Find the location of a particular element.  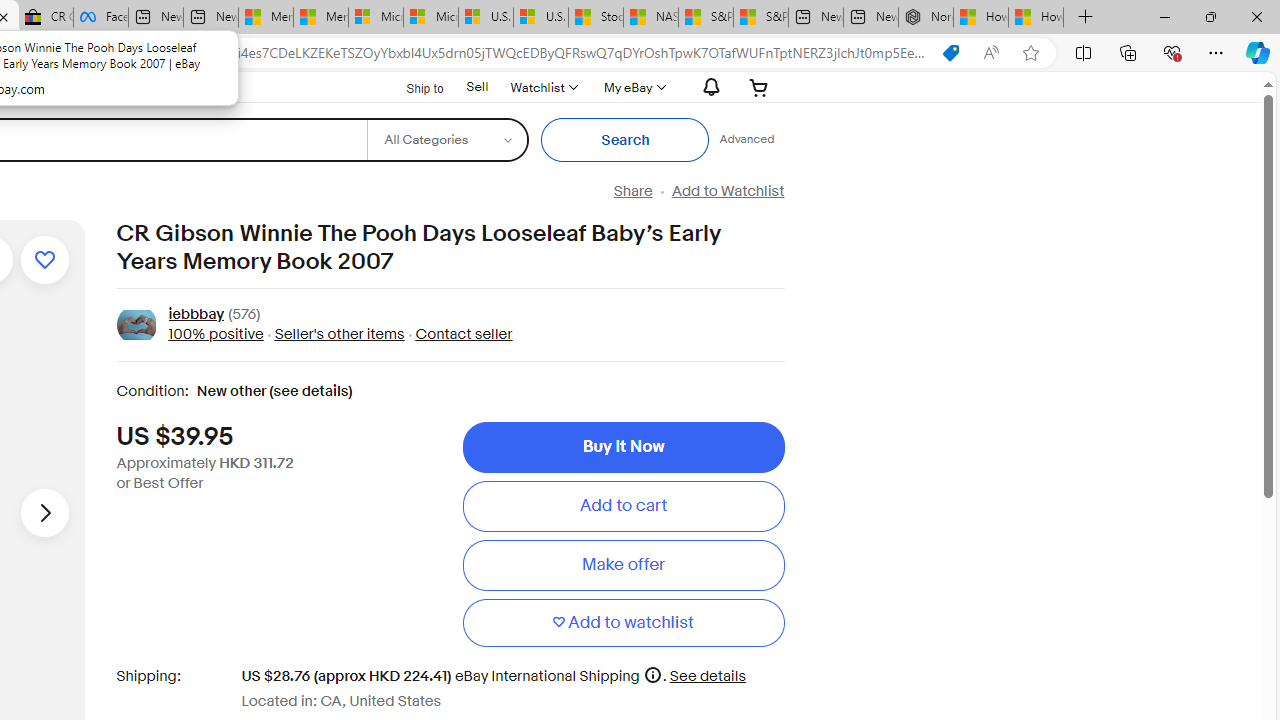

'Buy It Now' is located at coordinates (622, 446).